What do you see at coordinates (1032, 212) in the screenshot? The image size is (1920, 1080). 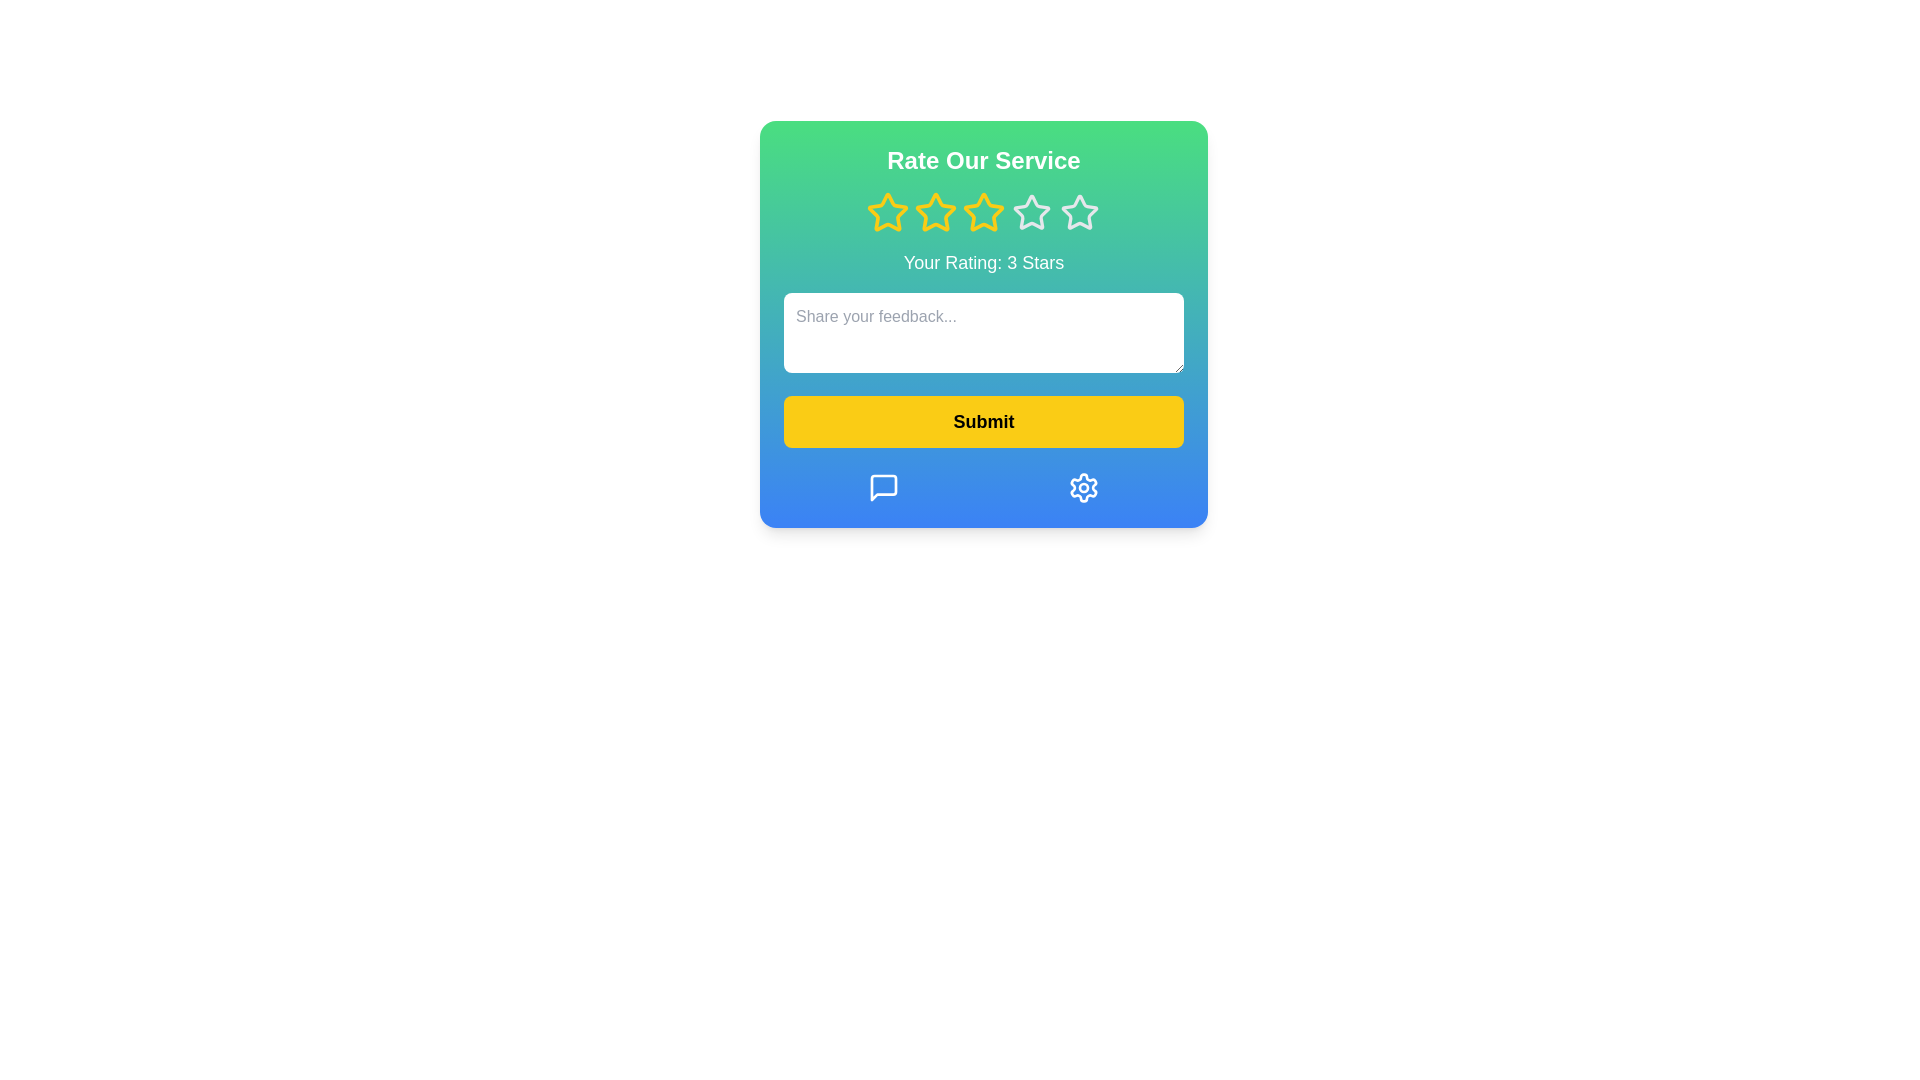 I see `the third star icon in the rating mechanism` at bounding box center [1032, 212].